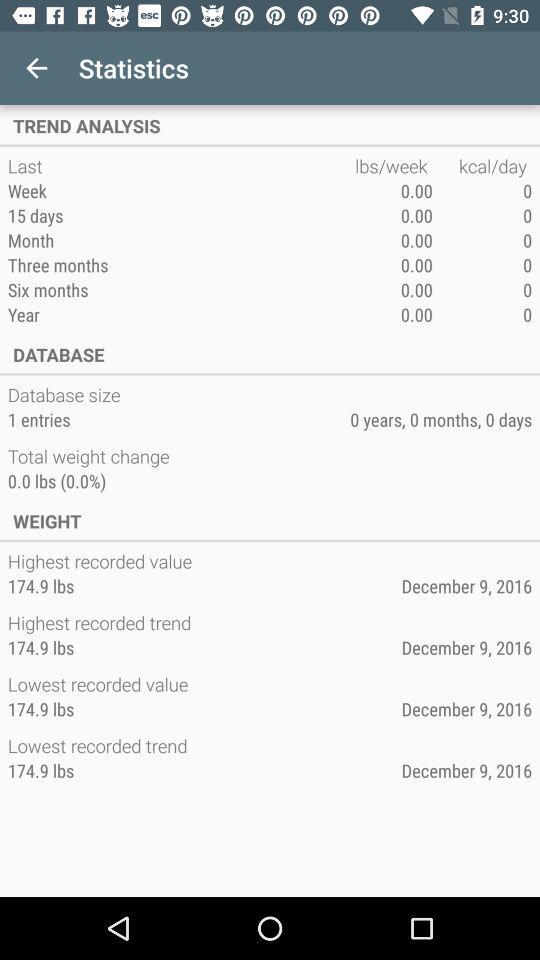  What do you see at coordinates (36, 68) in the screenshot?
I see `the item next to statistics icon` at bounding box center [36, 68].